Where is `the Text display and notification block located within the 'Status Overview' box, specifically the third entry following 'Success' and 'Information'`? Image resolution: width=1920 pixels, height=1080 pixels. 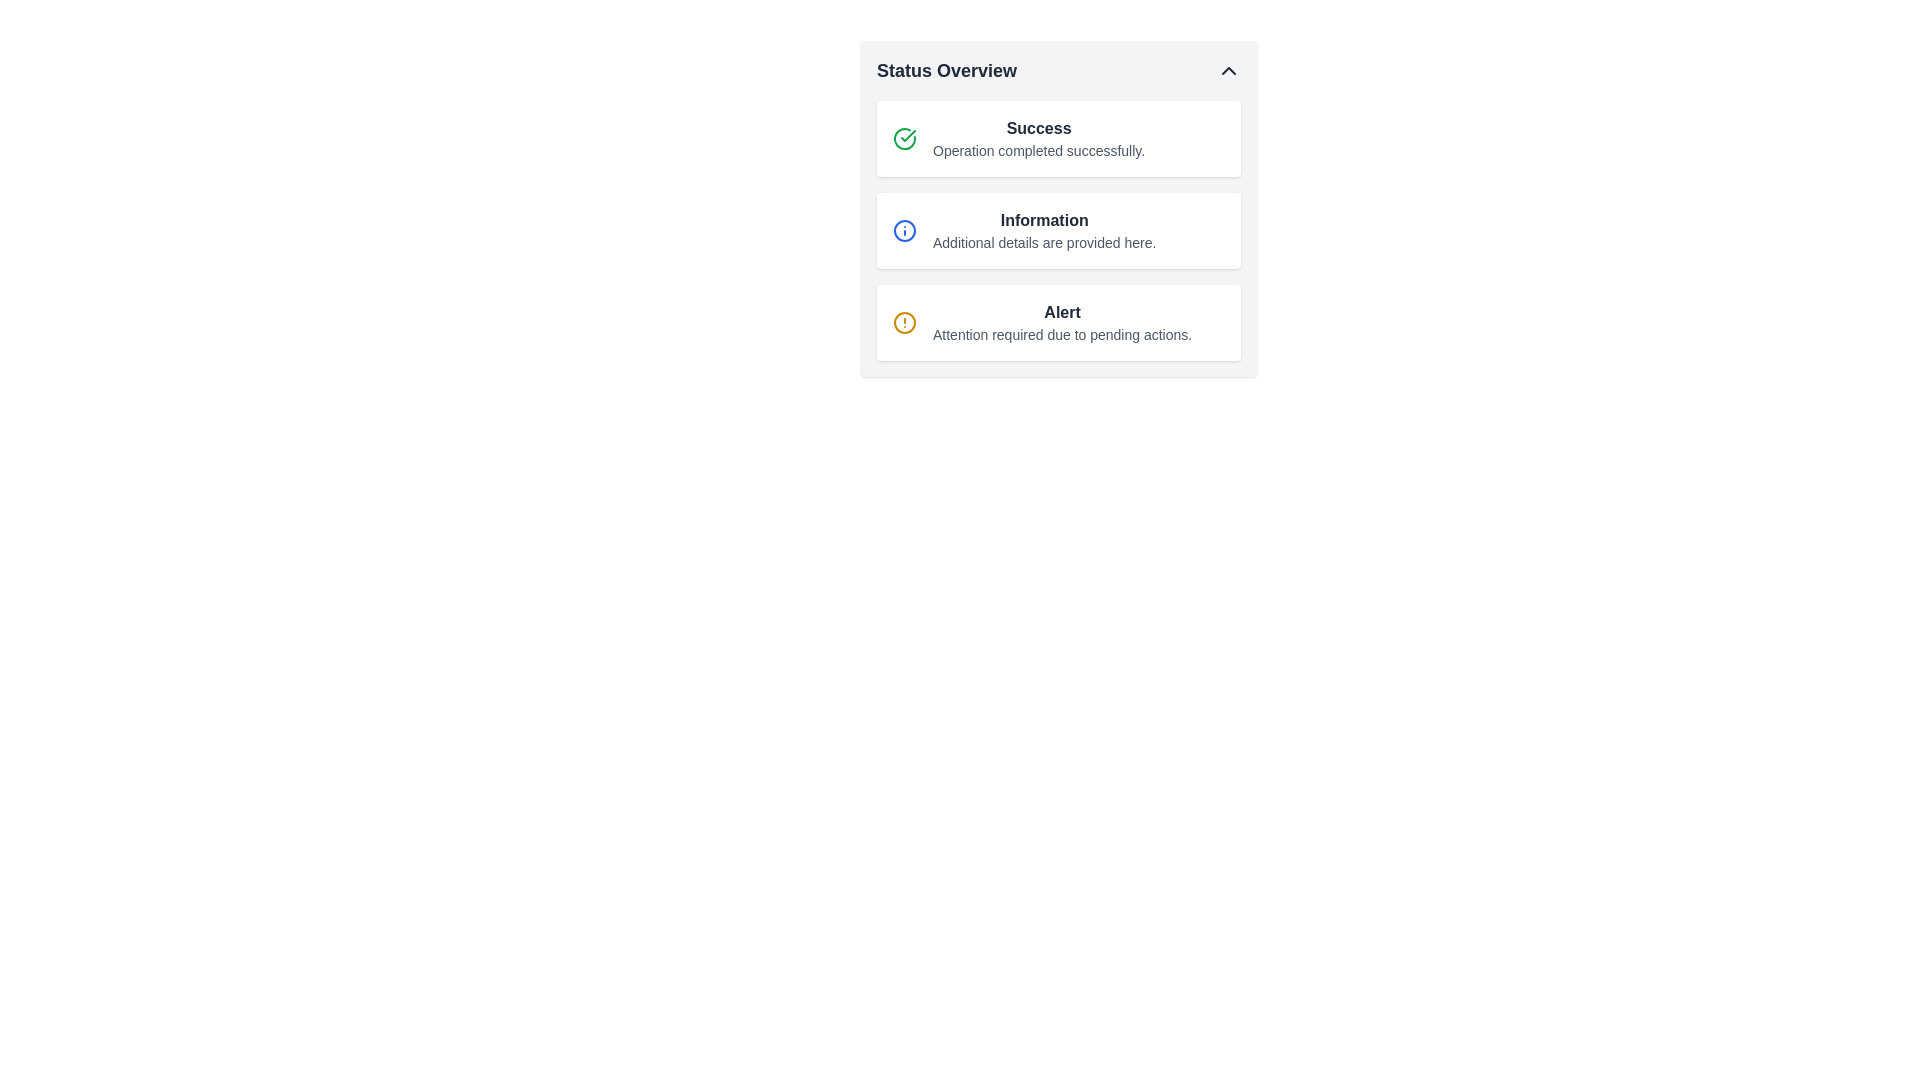
the Text display and notification block located within the 'Status Overview' box, specifically the third entry following 'Success' and 'Information' is located at coordinates (1061, 322).